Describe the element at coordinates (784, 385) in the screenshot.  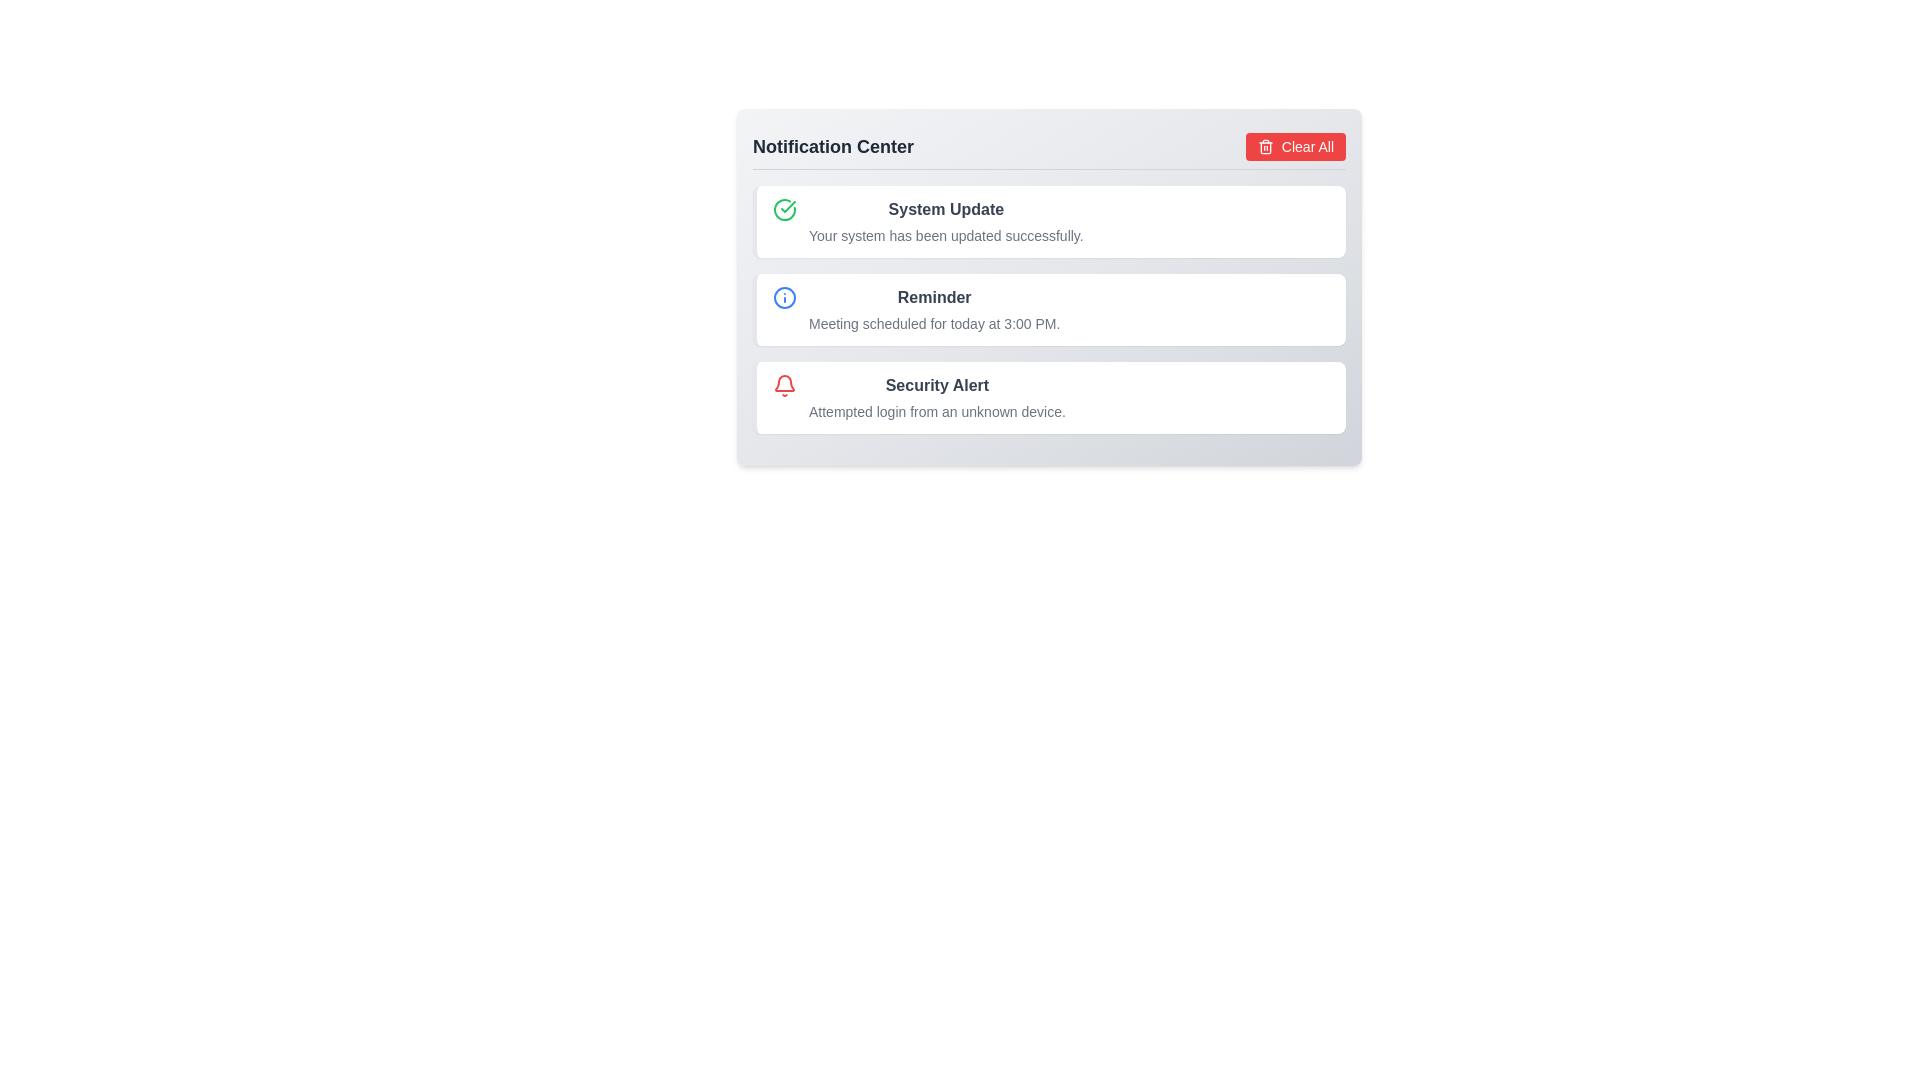
I see `the bell icon located within the 'Security Alert' notification card in the notification center` at that location.